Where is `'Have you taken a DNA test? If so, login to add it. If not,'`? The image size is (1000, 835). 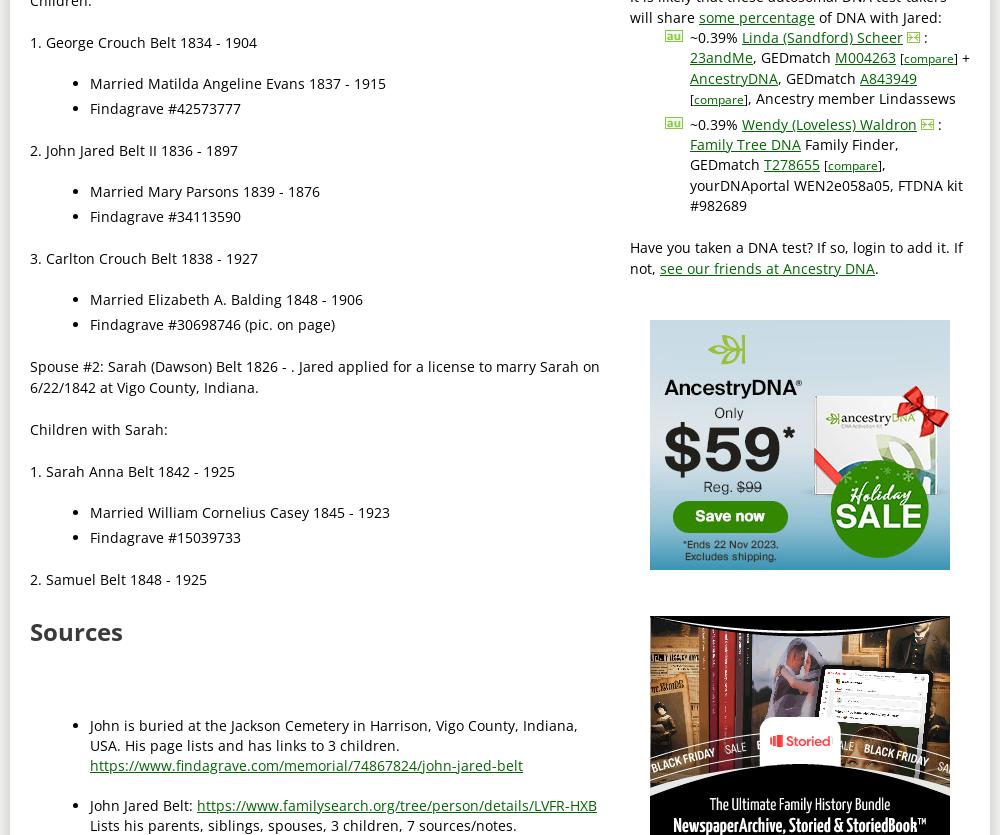
'Have you taken a DNA test? If so, login to add it. If not,' is located at coordinates (796, 257).